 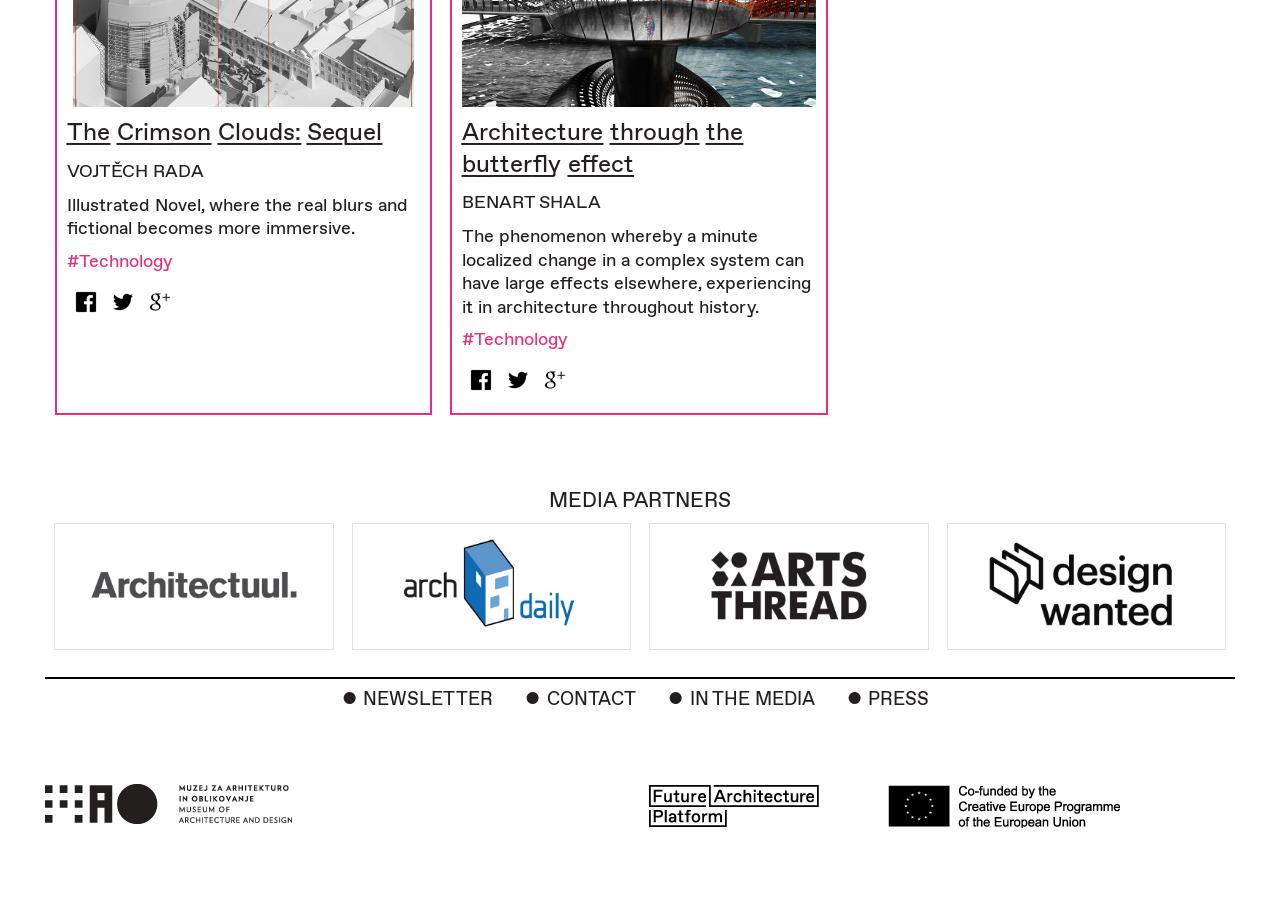 I want to click on 'Architecture through the butterfly effect', so click(x=460, y=146).